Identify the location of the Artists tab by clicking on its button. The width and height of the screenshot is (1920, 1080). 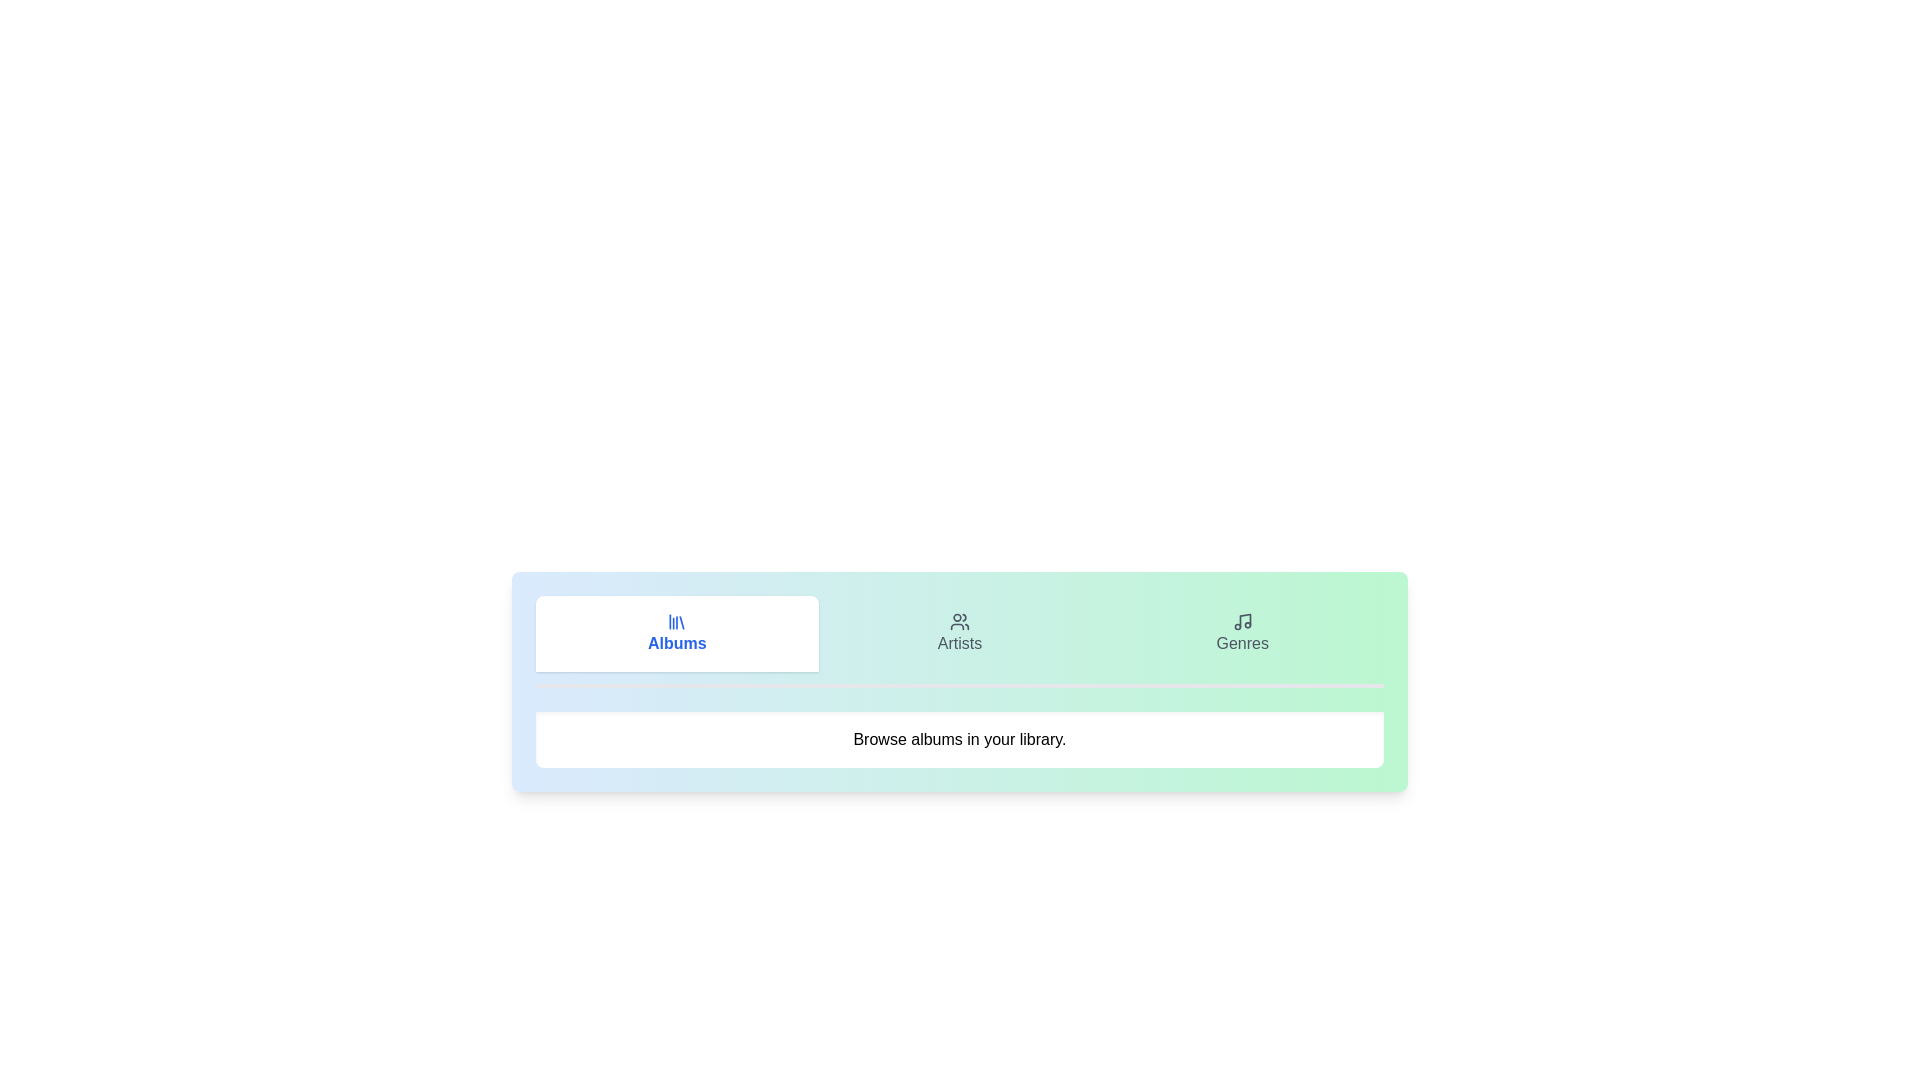
(960, 633).